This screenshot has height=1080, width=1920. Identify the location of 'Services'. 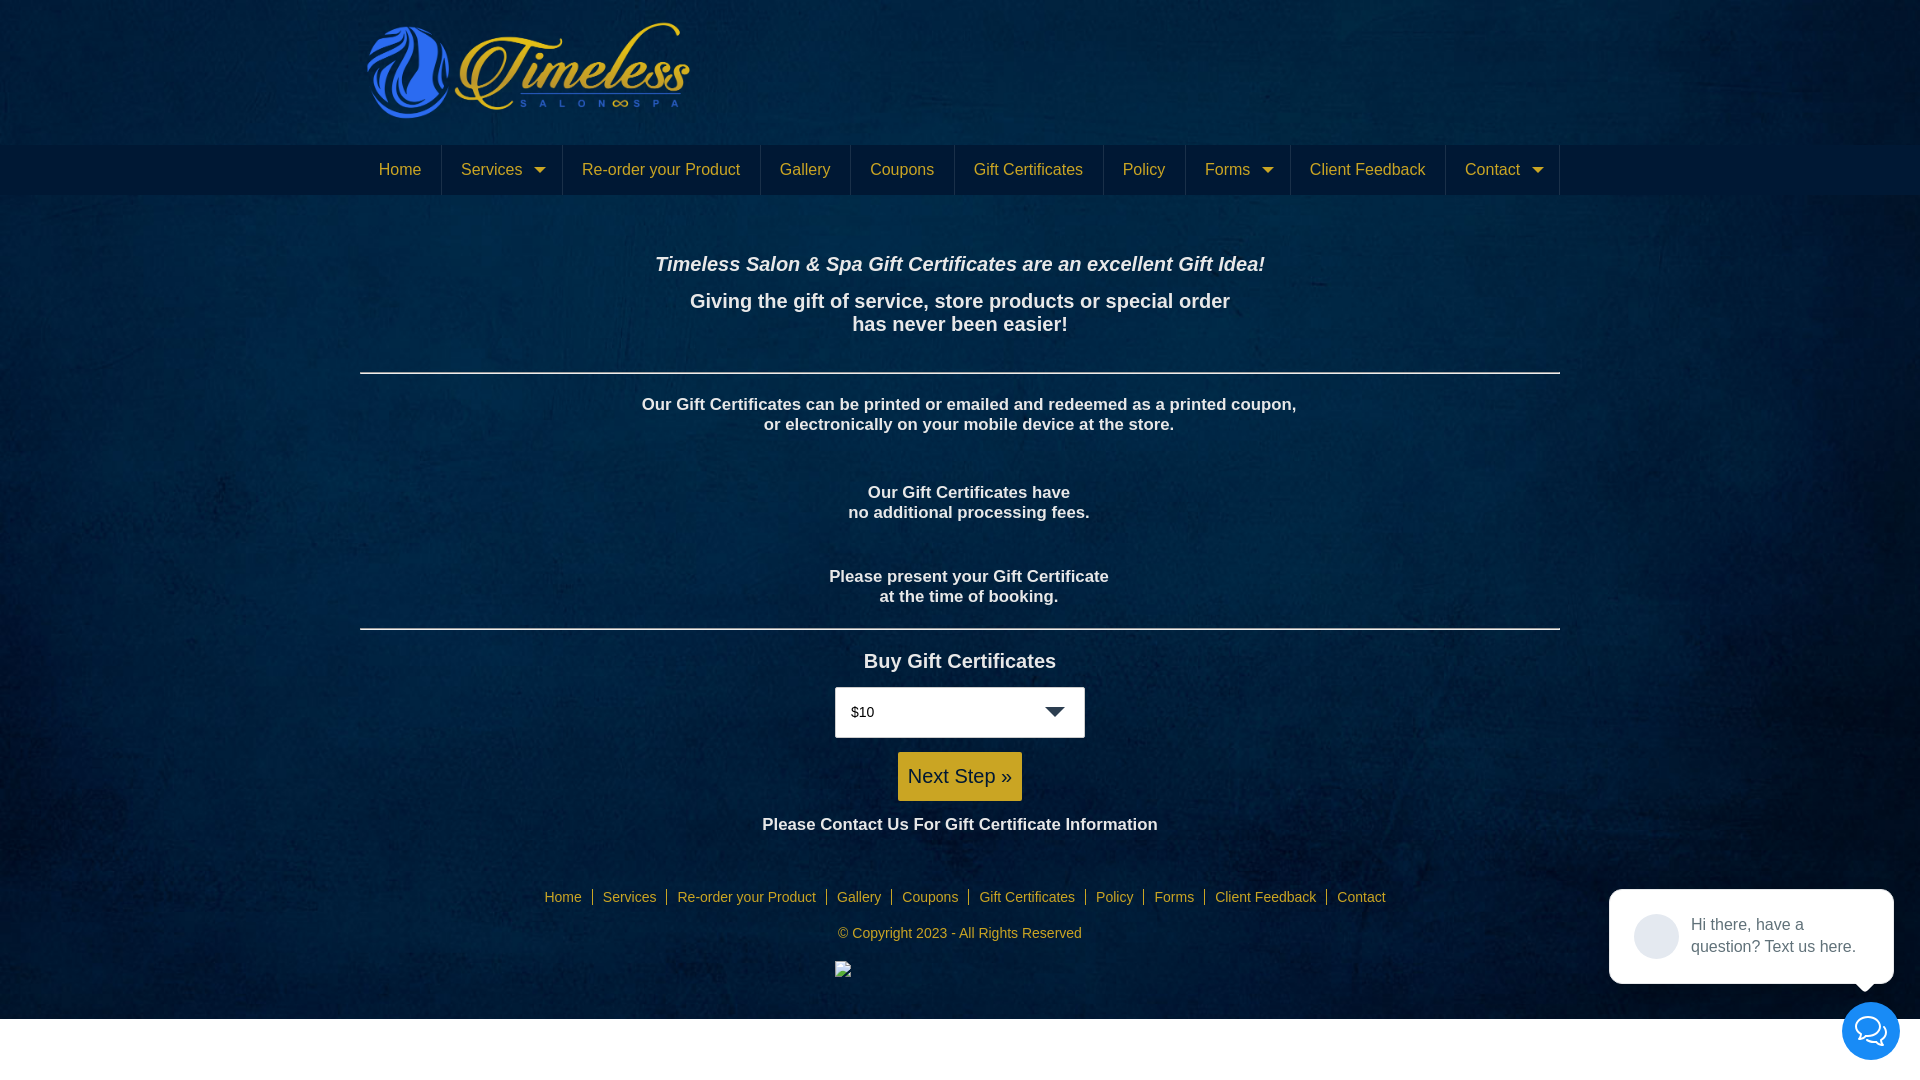
(501, 168).